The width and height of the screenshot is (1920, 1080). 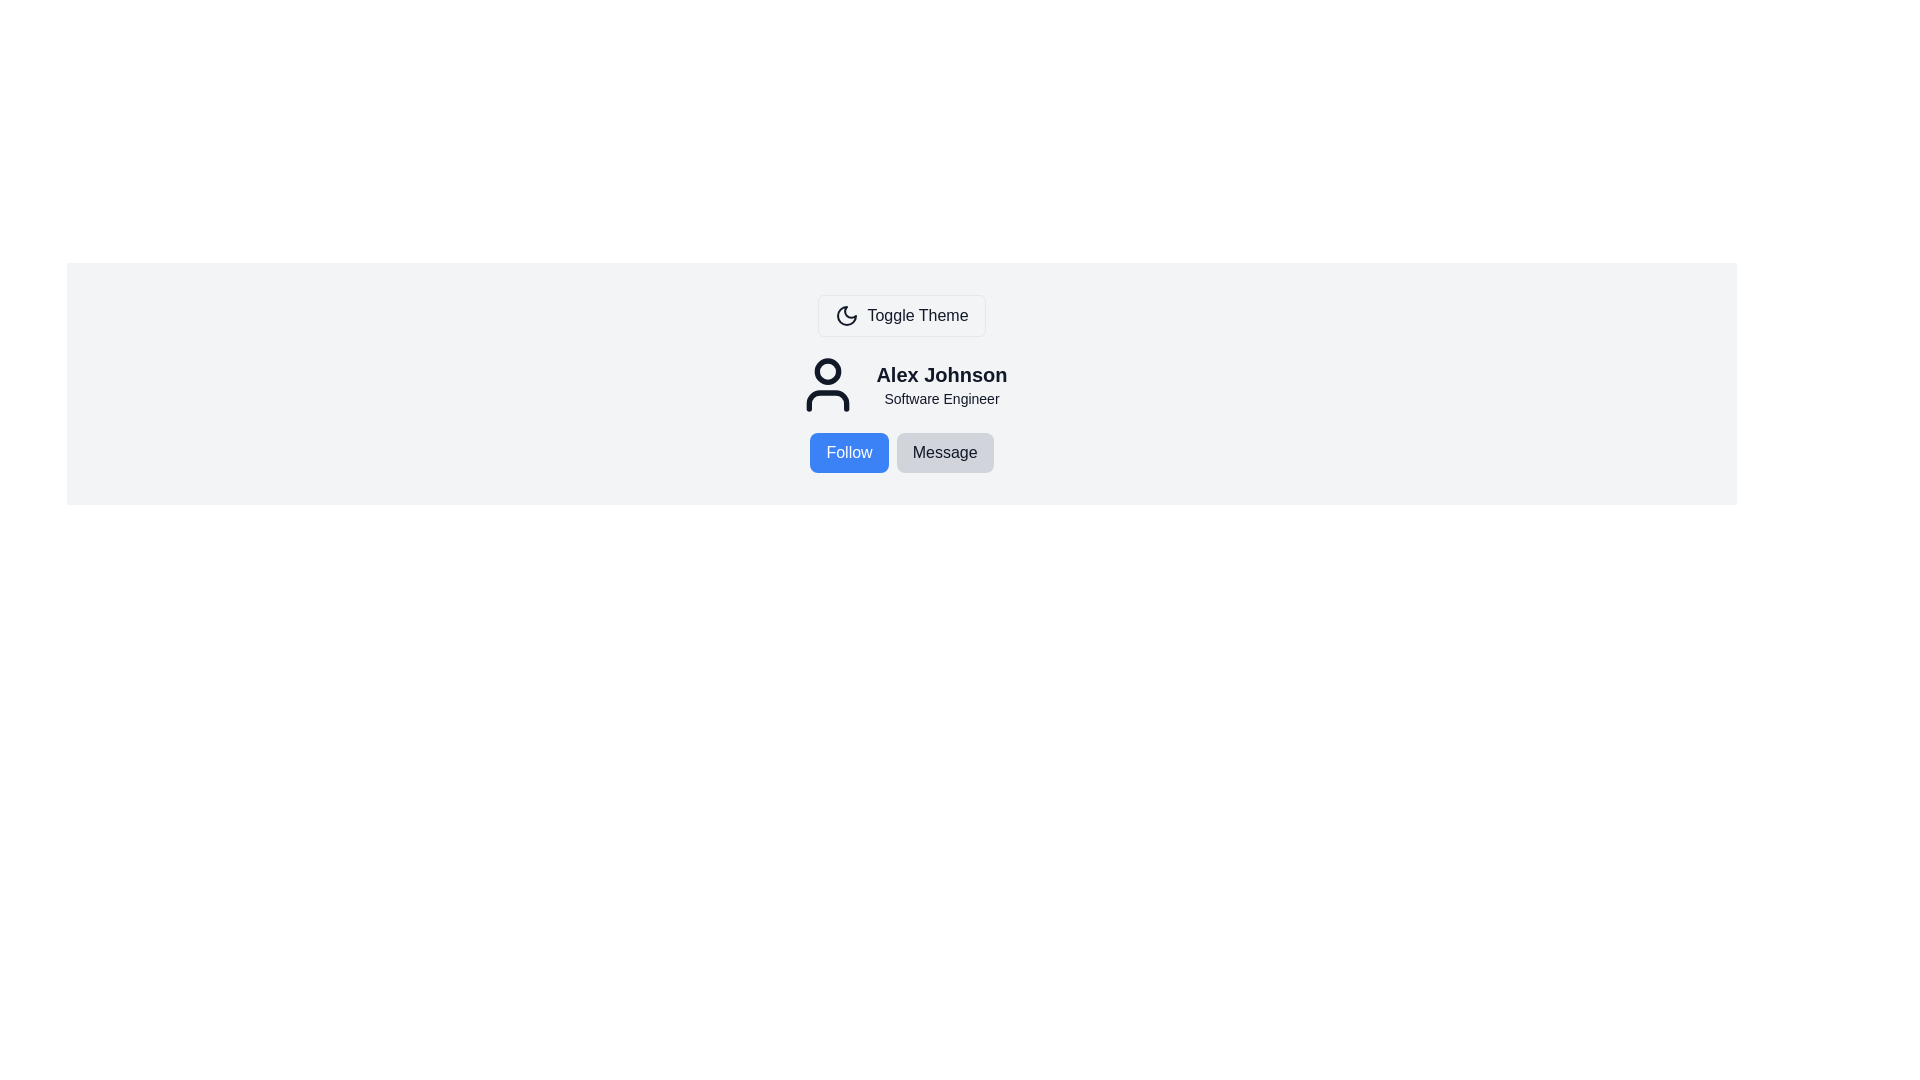 I want to click on the text label displaying the name of the individual being viewed, which is centrally aligned and positioned above the description label 'Software Engineer', so click(x=940, y=374).